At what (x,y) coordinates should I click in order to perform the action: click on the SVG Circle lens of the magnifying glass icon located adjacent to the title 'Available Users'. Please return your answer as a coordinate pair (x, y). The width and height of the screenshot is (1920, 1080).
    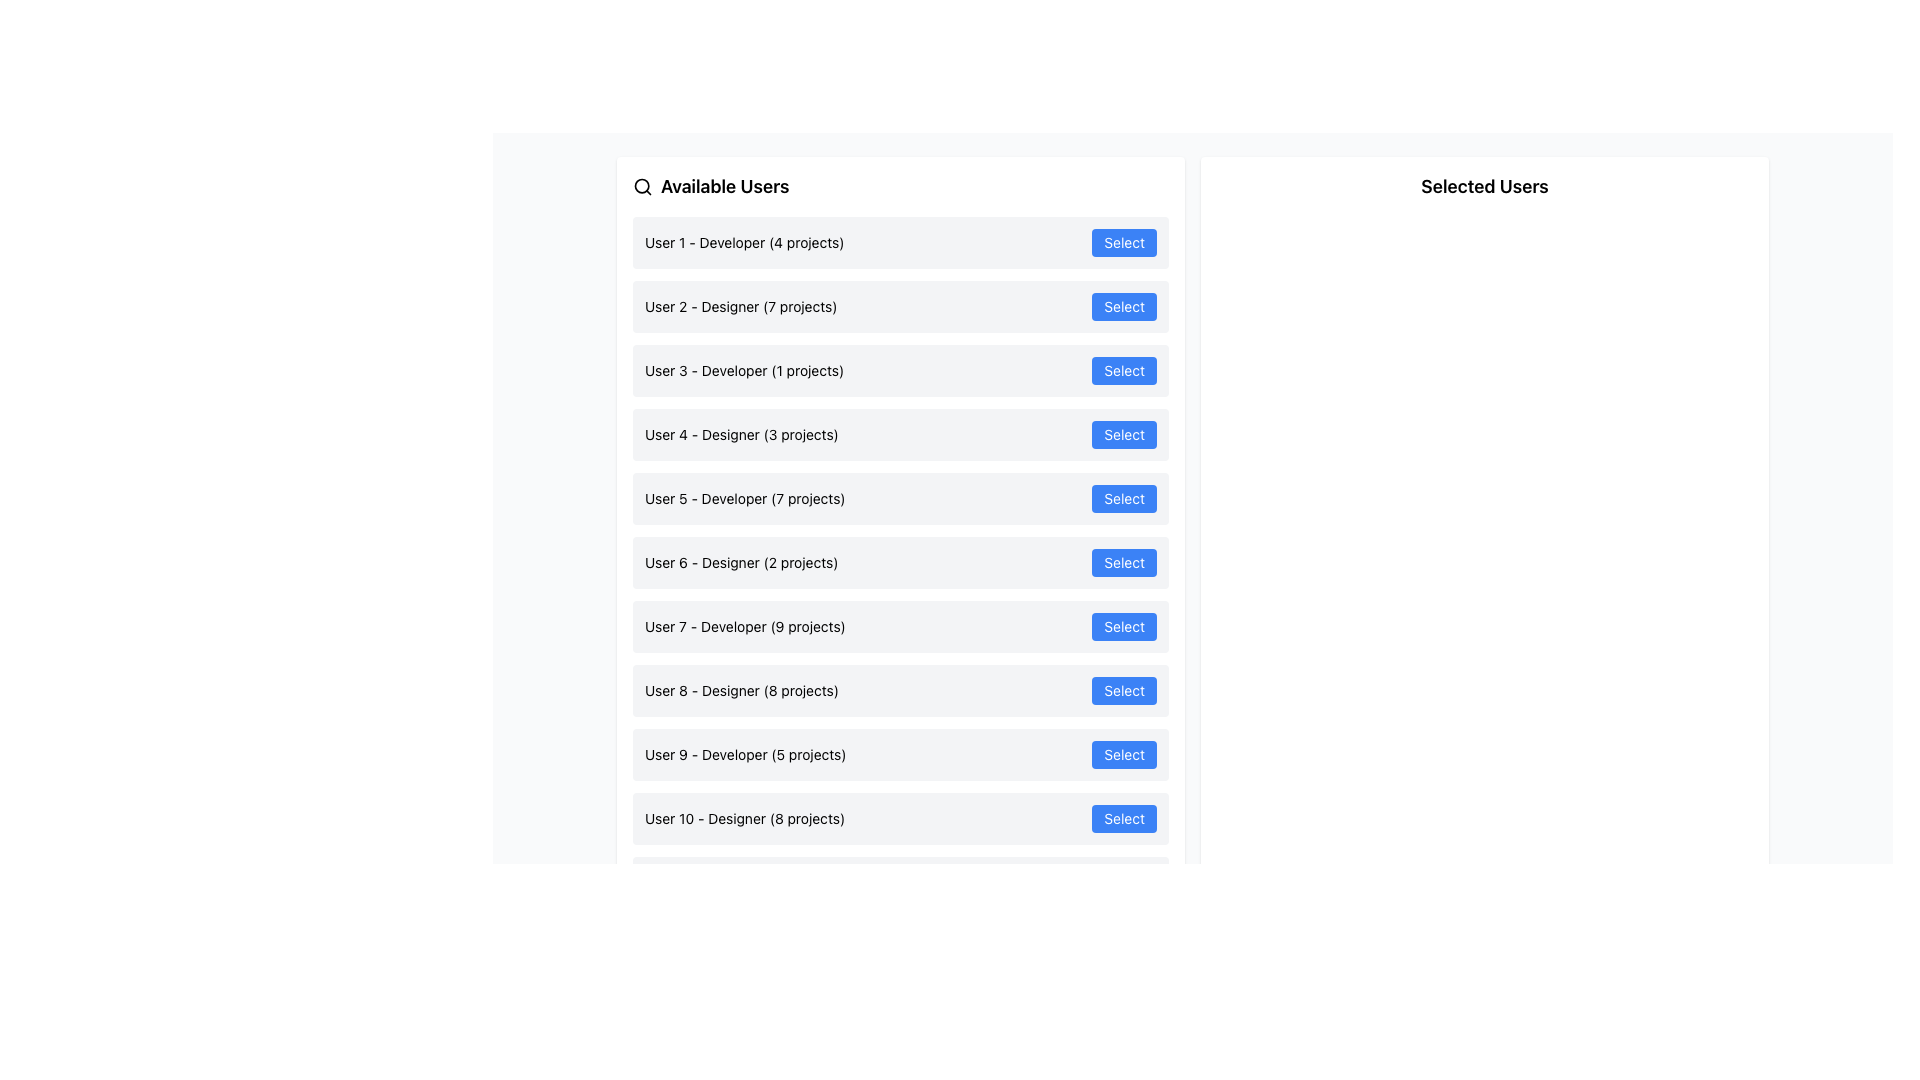
    Looking at the image, I should click on (642, 186).